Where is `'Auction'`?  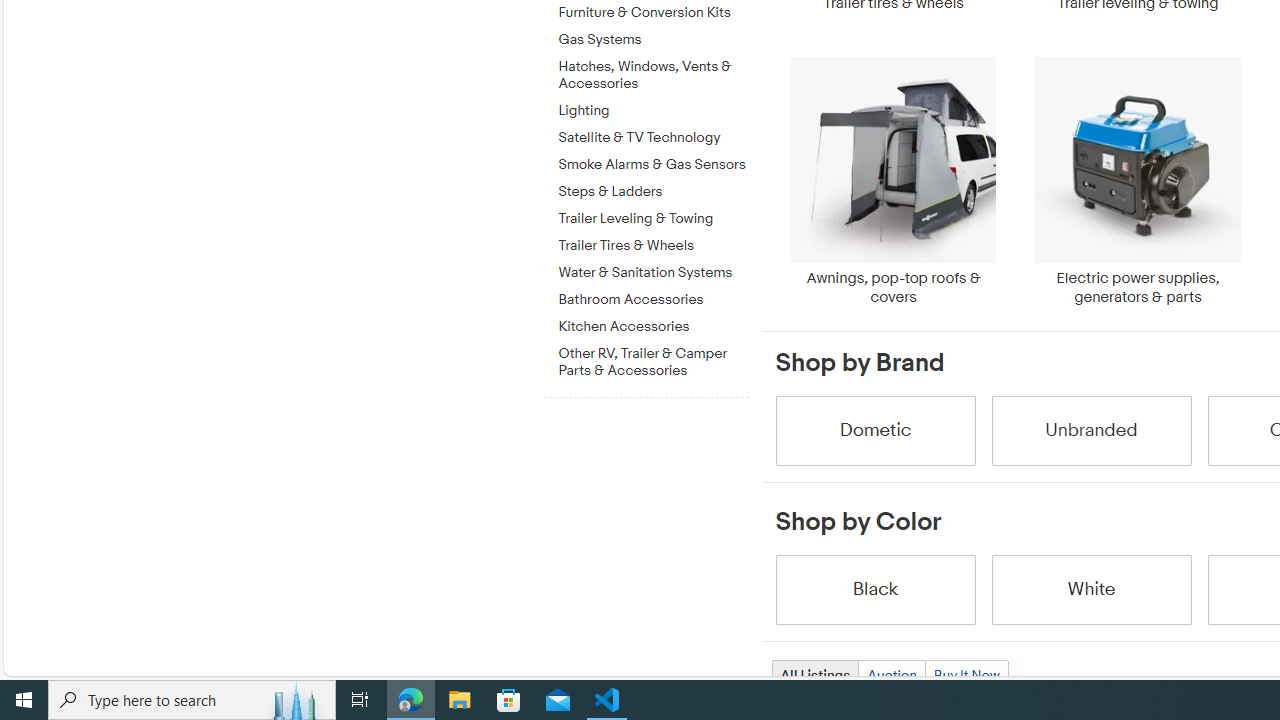 'Auction' is located at coordinates (890, 675).